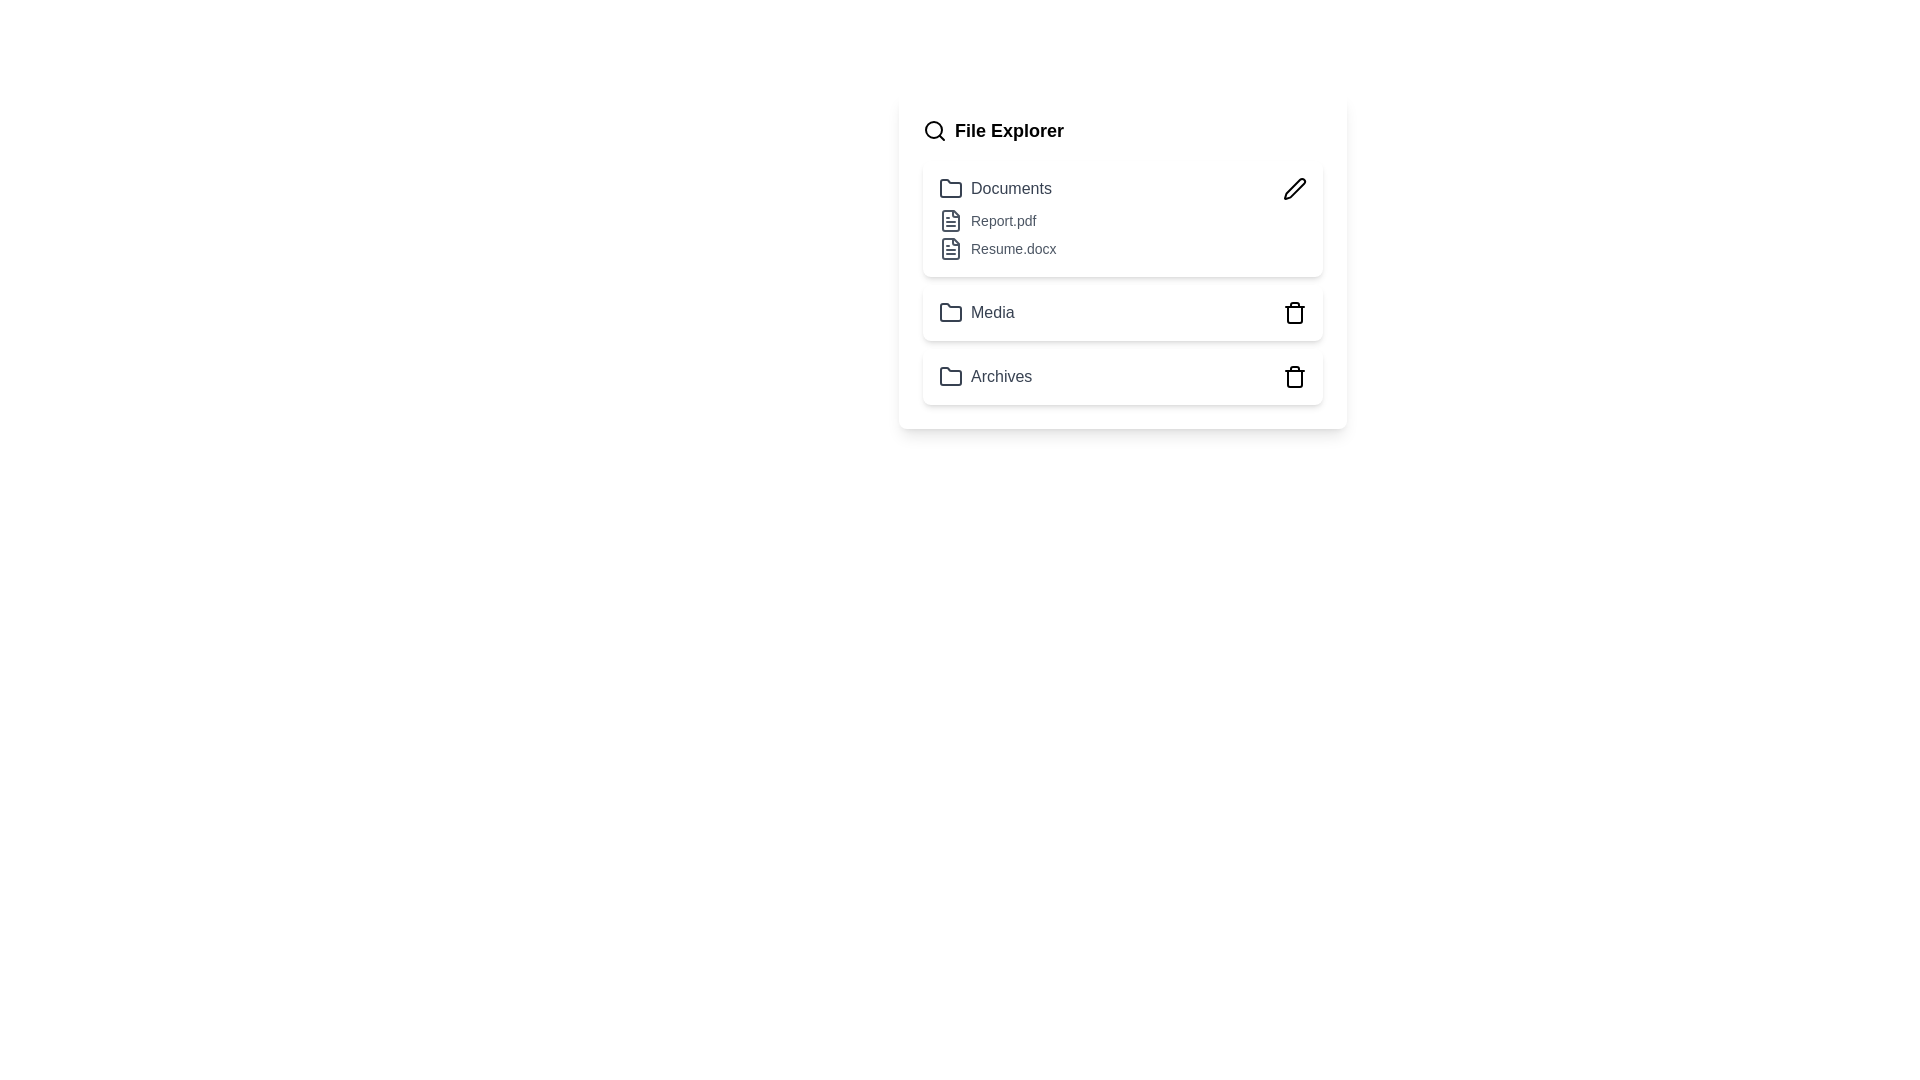 This screenshot has height=1080, width=1920. Describe the element at coordinates (1123, 219) in the screenshot. I see `the first card in the 'Documents' category for repositioning` at that location.